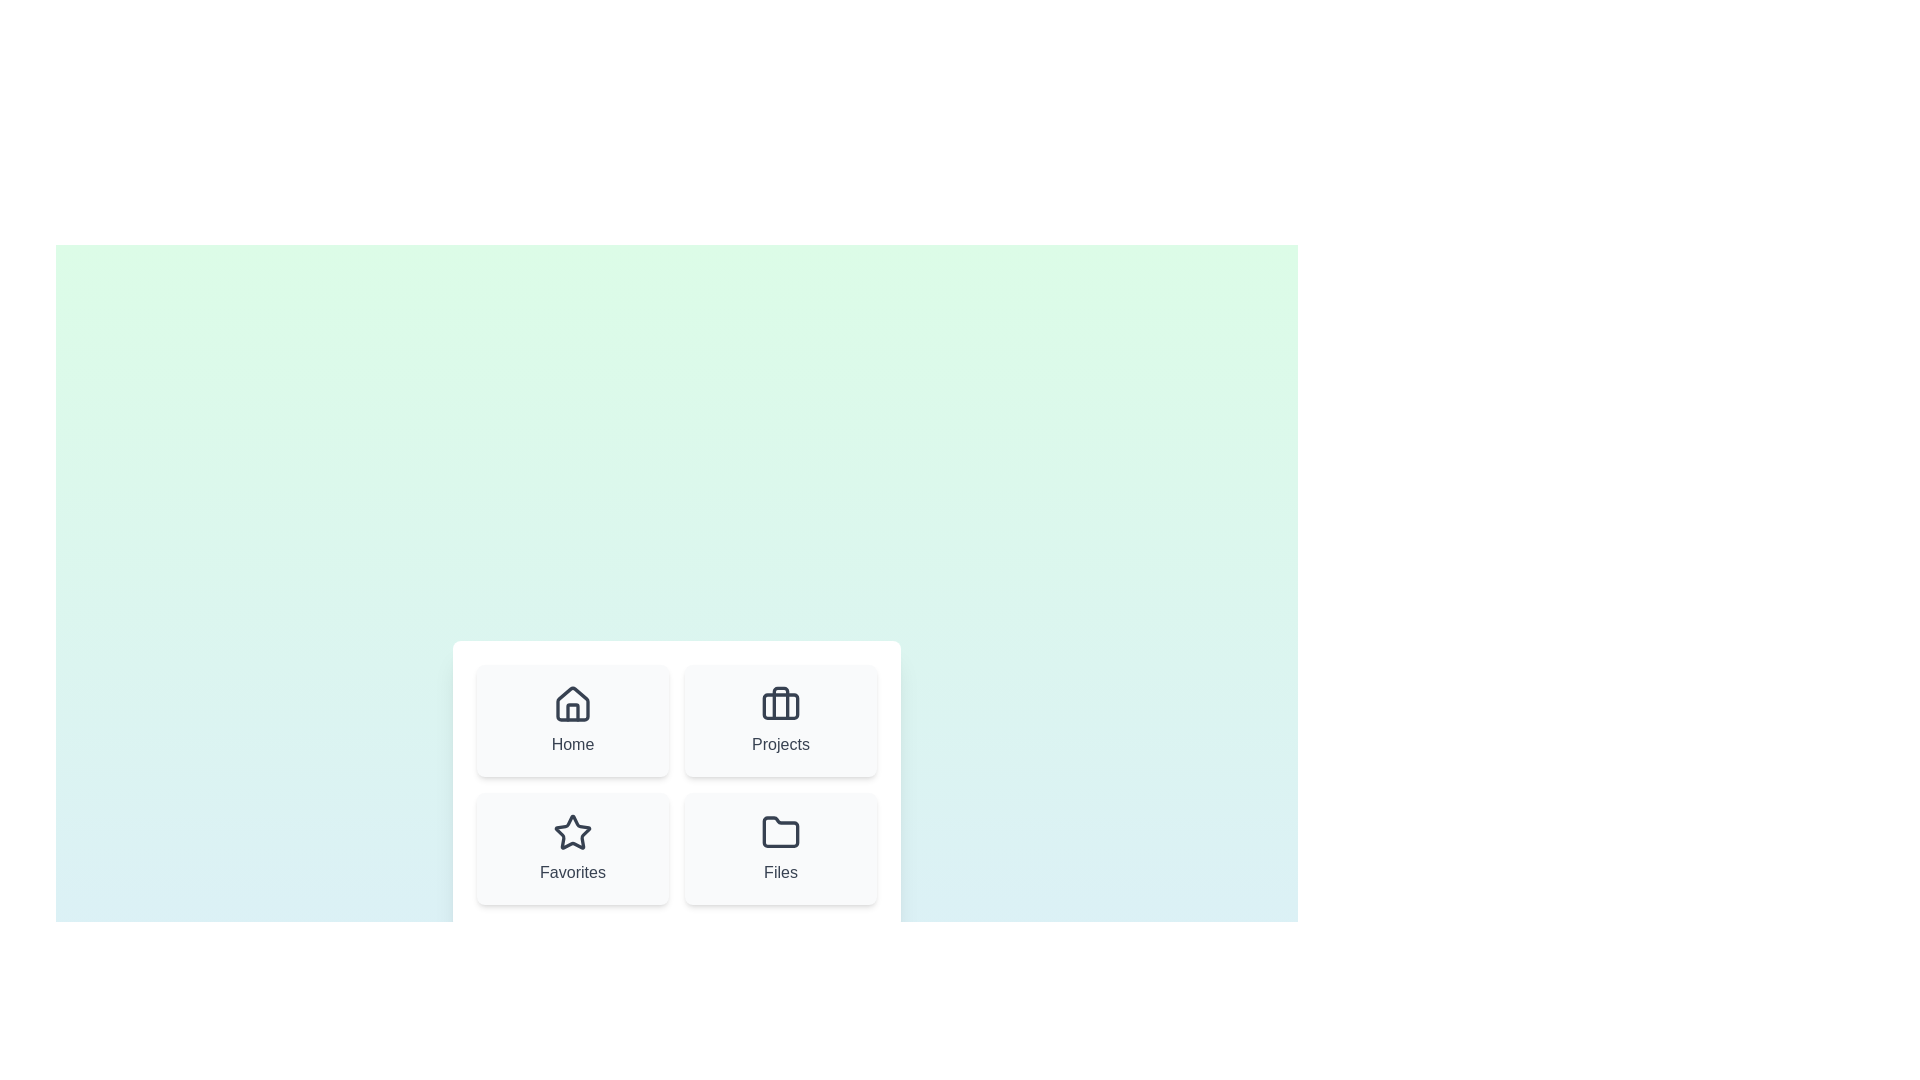  I want to click on the menu item labeled Favorites to activate it, so click(571, 848).